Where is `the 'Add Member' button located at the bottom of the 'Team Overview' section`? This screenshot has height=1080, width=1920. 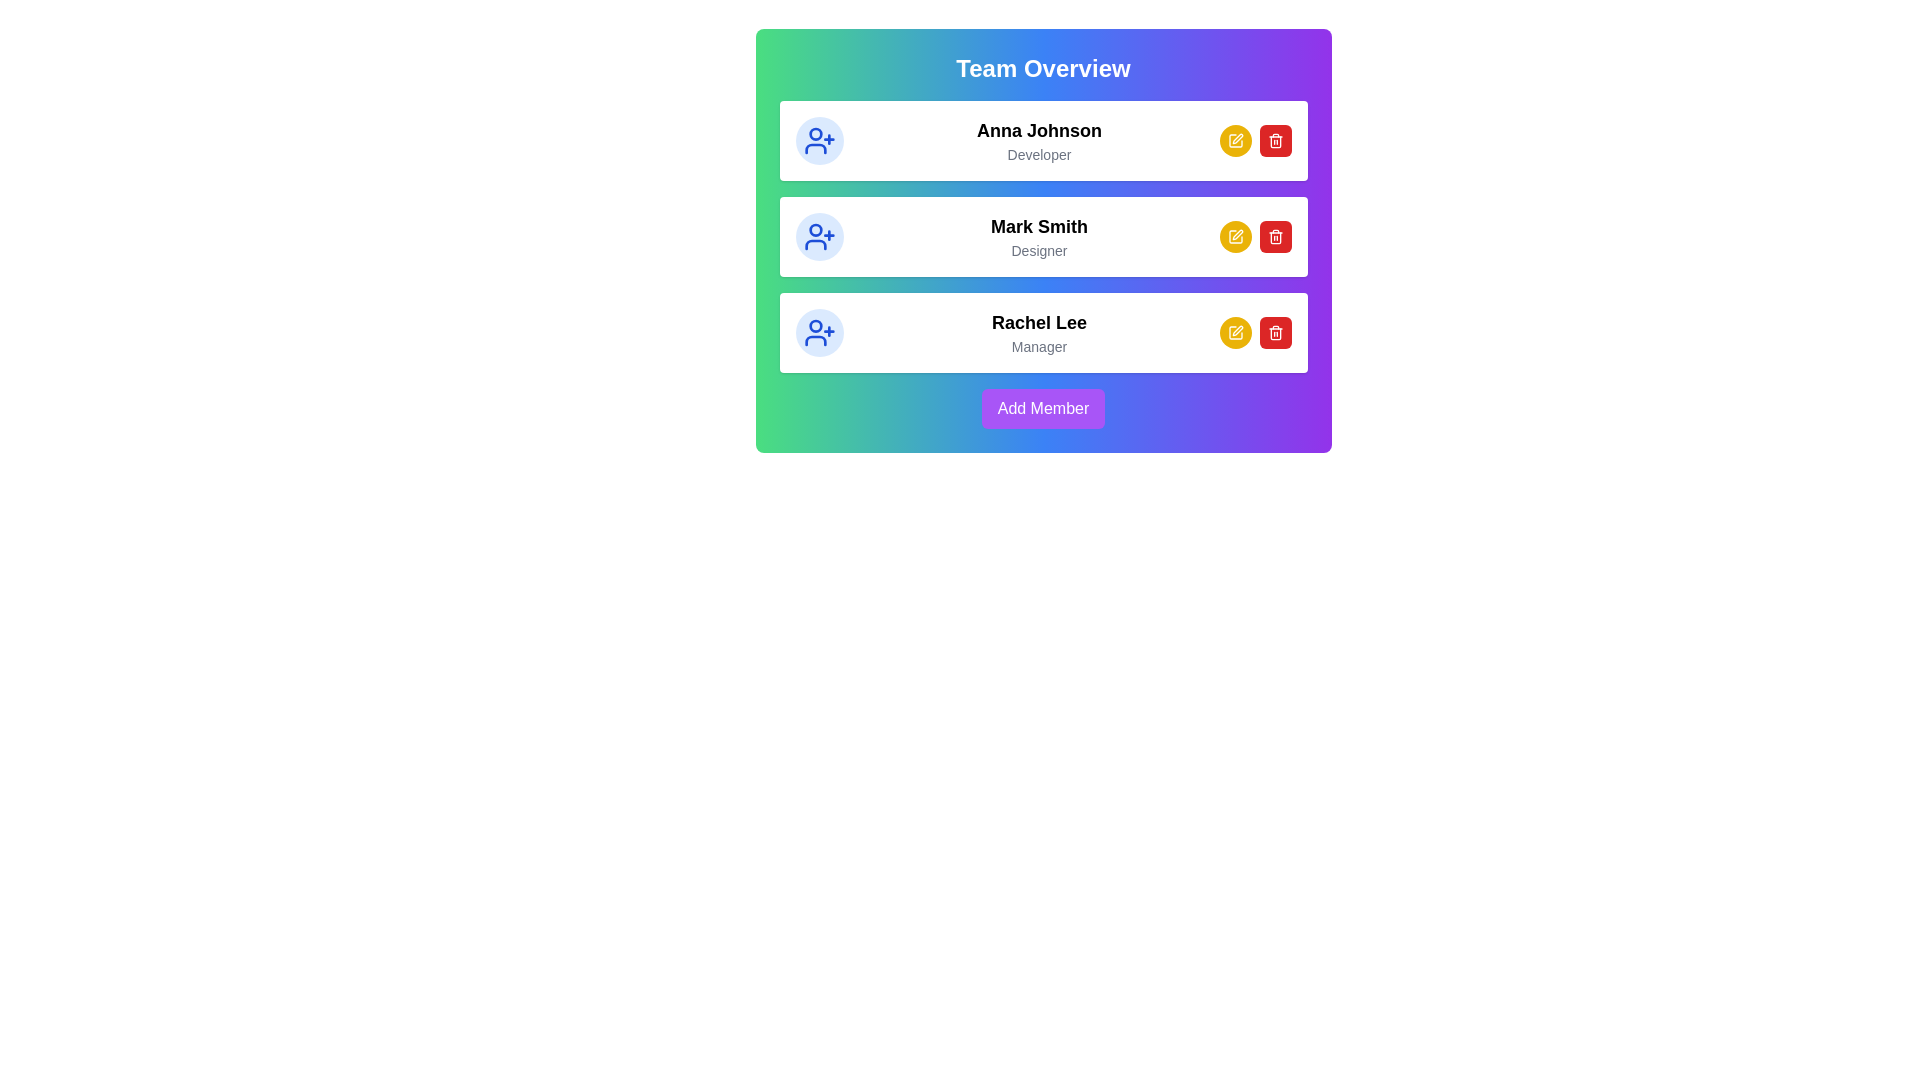
the 'Add Member' button located at the bottom of the 'Team Overview' section is located at coordinates (1042, 407).